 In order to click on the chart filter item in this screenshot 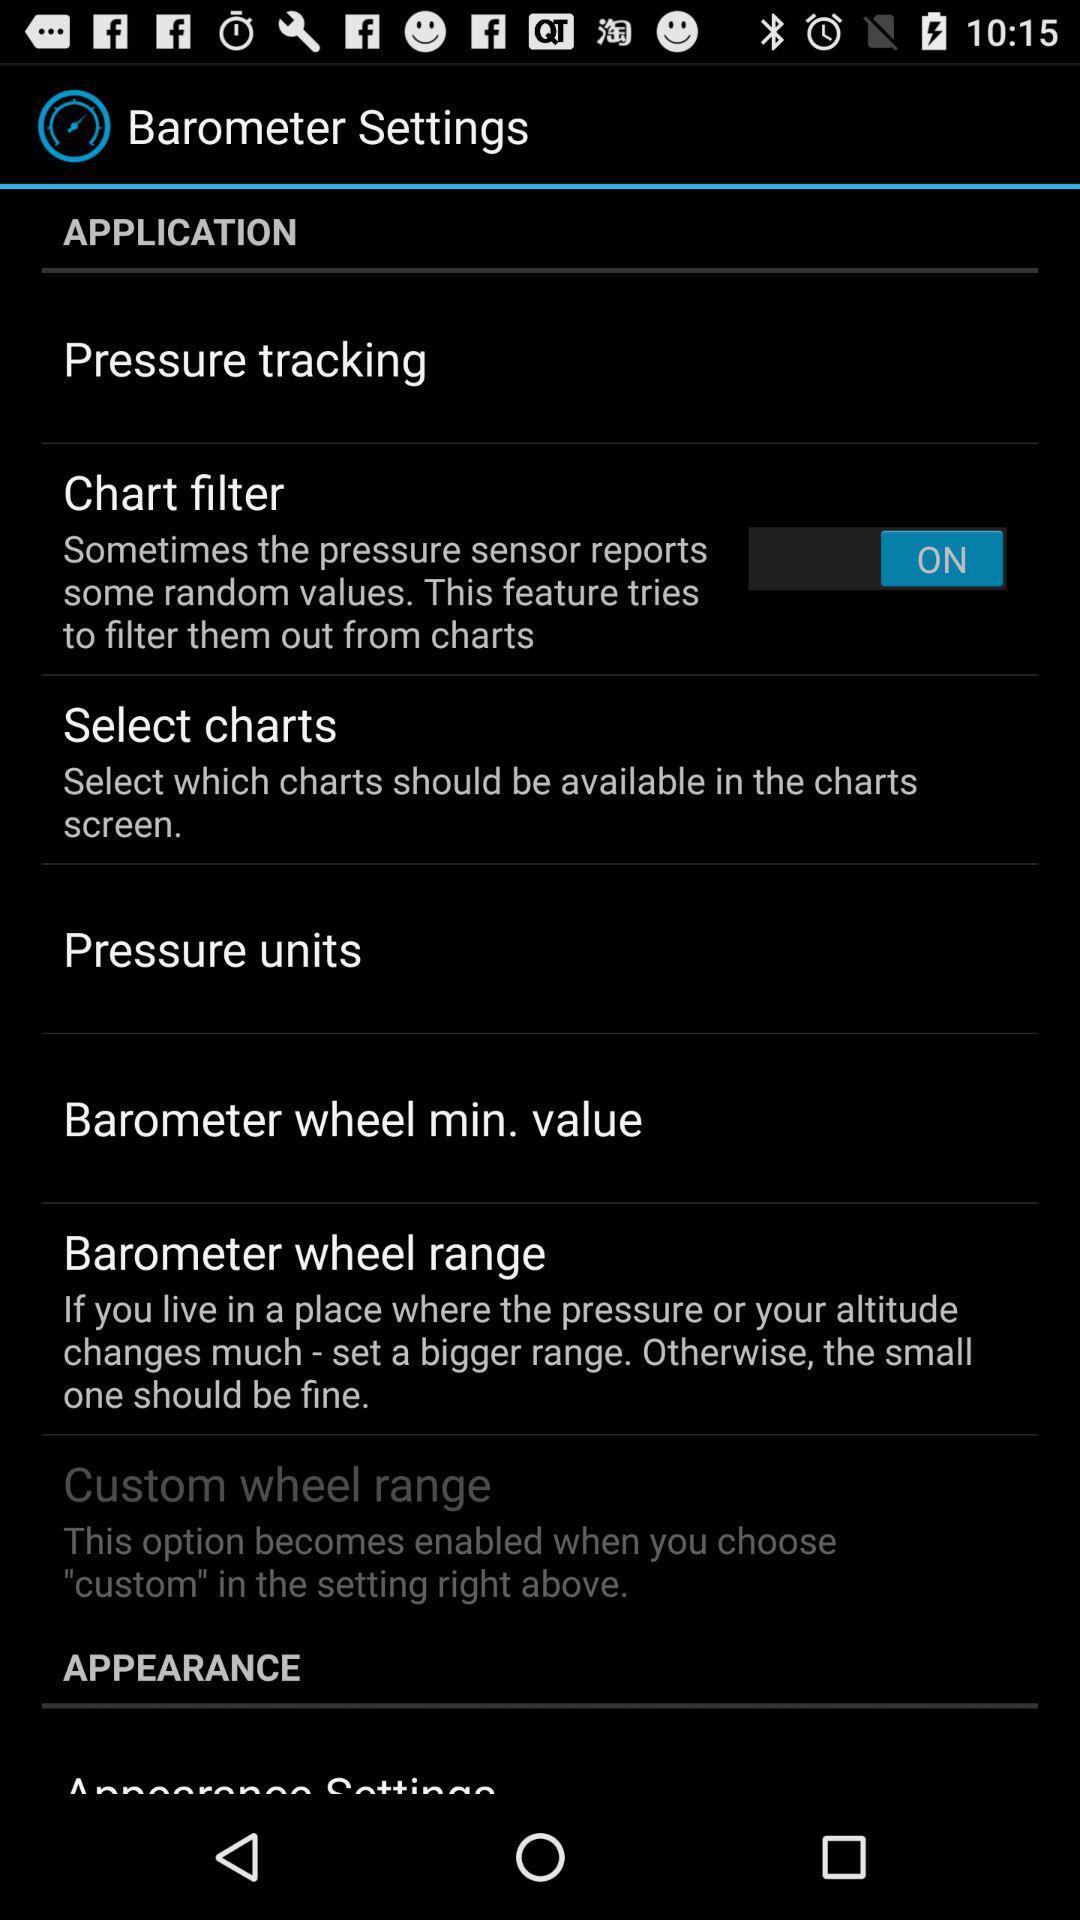, I will do `click(172, 491)`.